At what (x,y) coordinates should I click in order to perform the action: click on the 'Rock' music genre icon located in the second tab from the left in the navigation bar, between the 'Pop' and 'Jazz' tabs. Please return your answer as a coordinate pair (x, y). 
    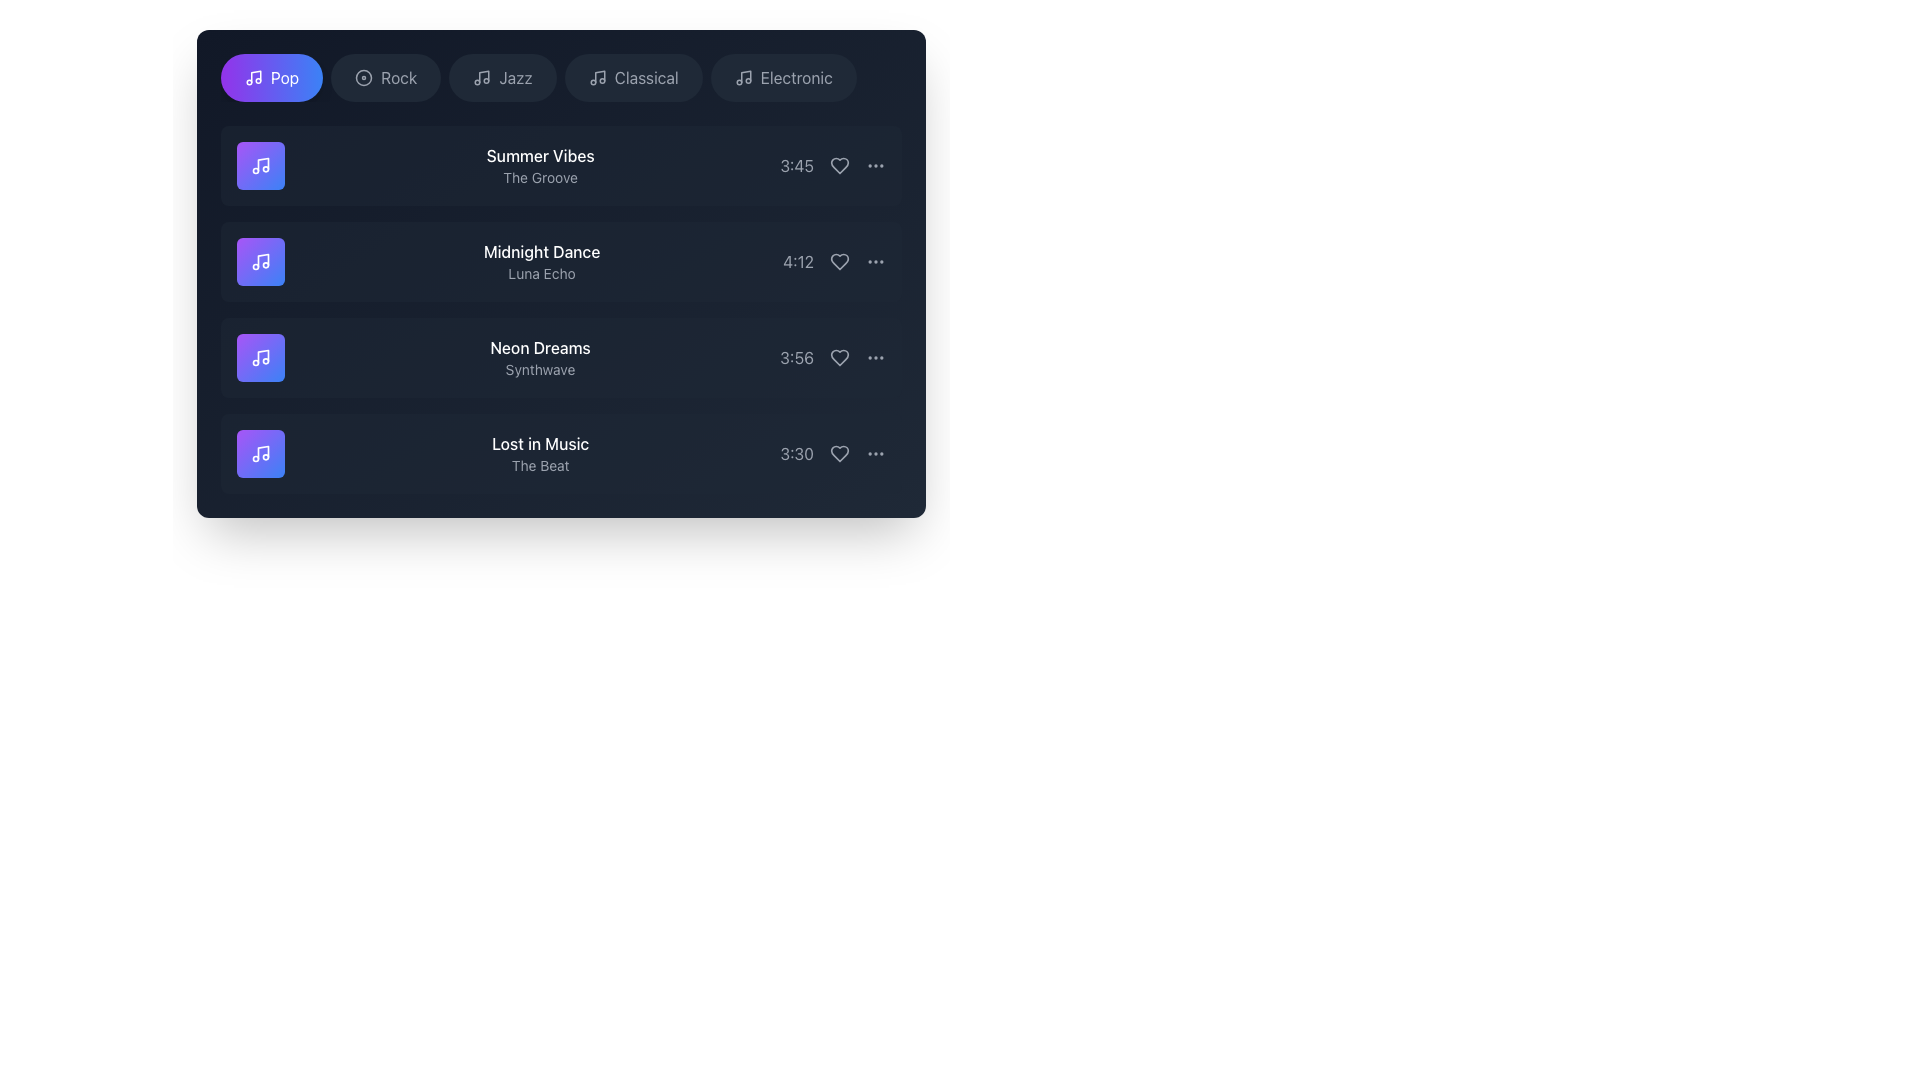
    Looking at the image, I should click on (364, 76).